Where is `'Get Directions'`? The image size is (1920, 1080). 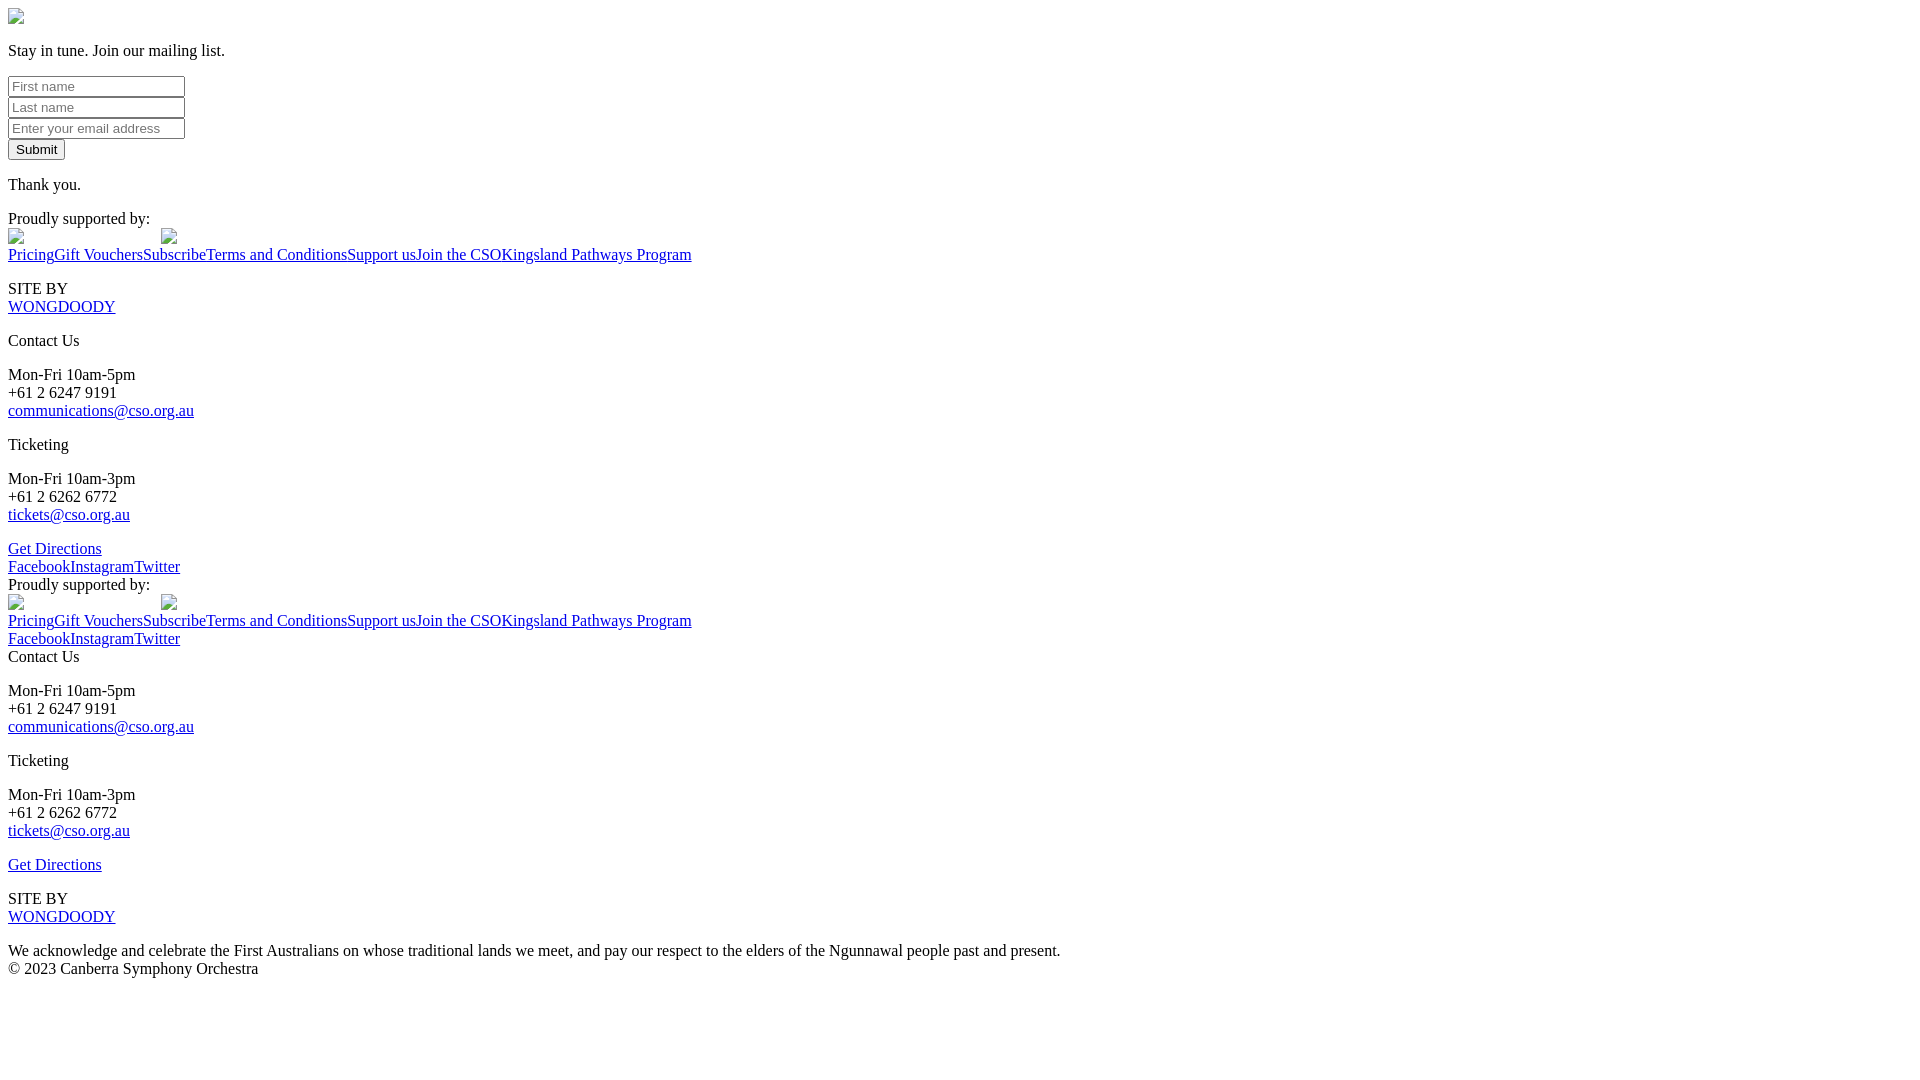
'Get Directions' is located at coordinates (8, 863).